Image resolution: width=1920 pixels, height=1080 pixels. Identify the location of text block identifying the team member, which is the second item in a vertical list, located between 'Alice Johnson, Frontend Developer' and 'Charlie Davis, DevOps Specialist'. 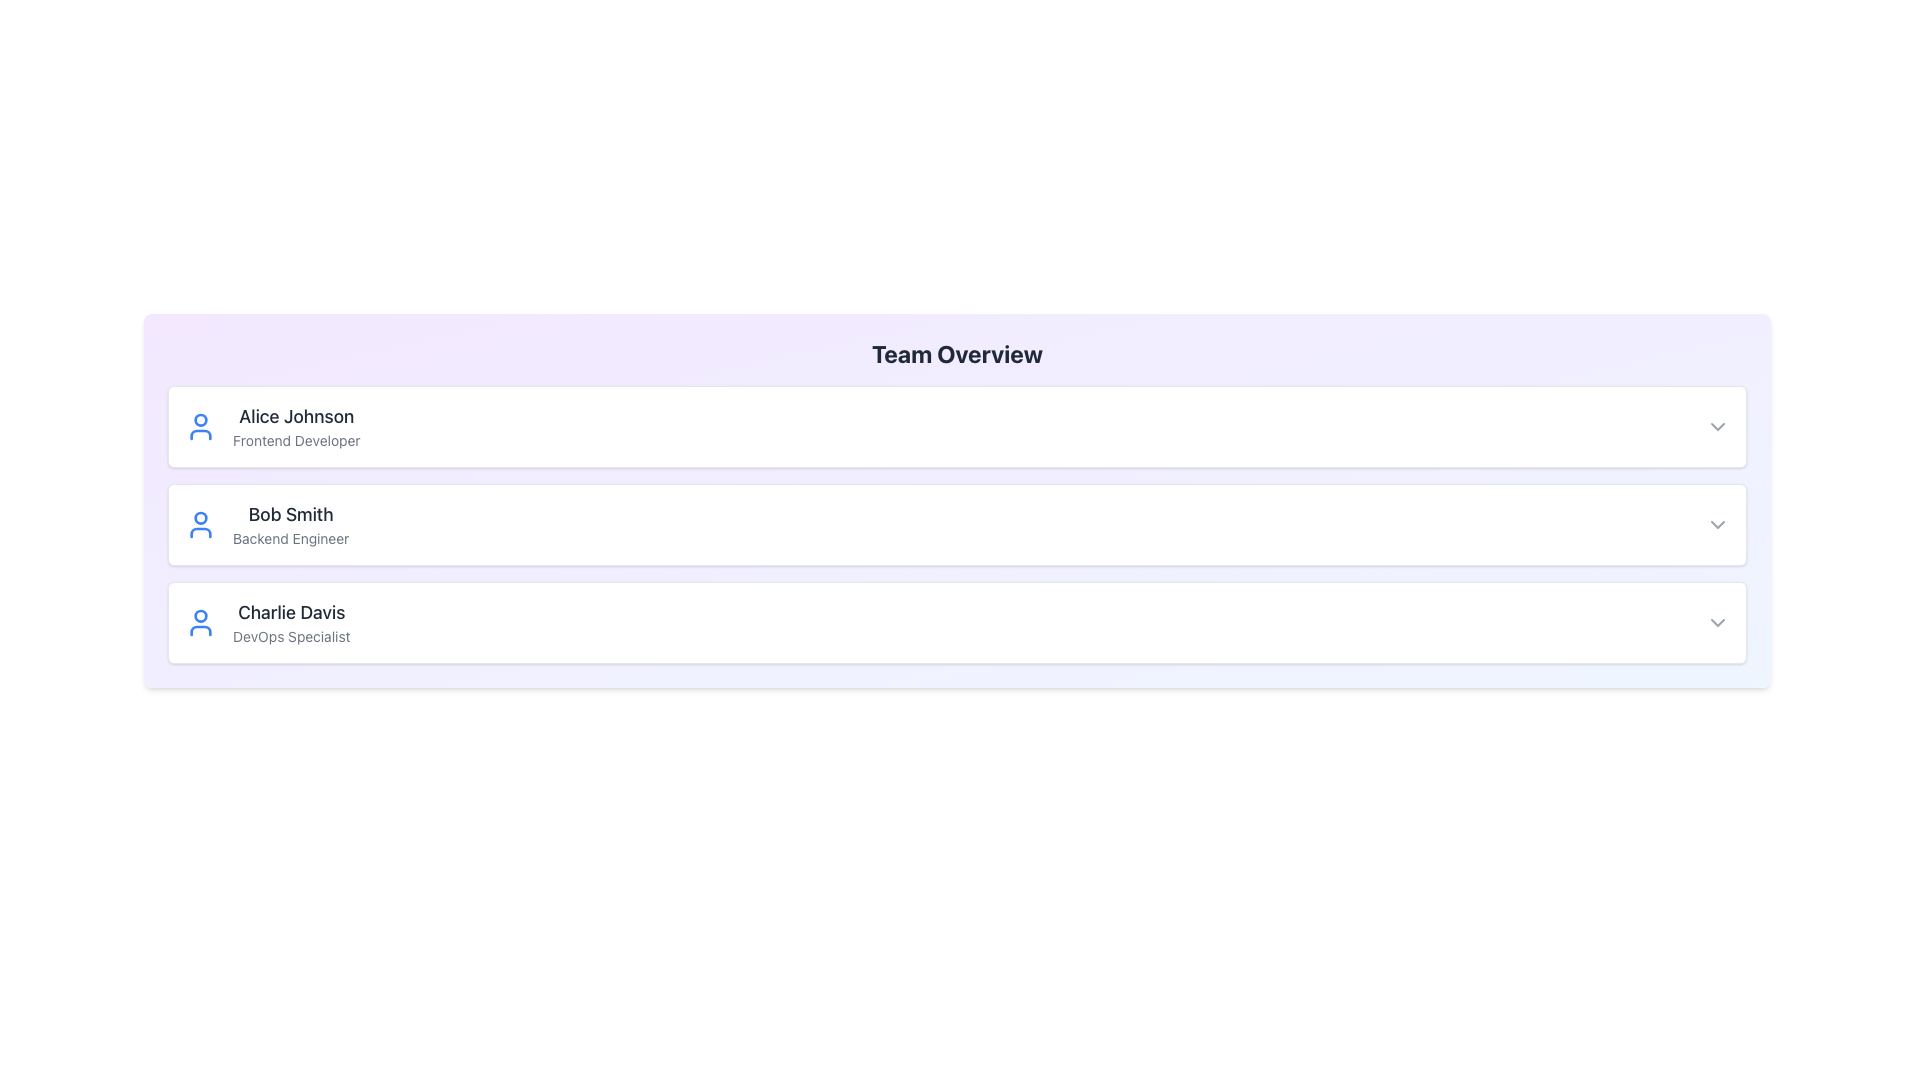
(290, 523).